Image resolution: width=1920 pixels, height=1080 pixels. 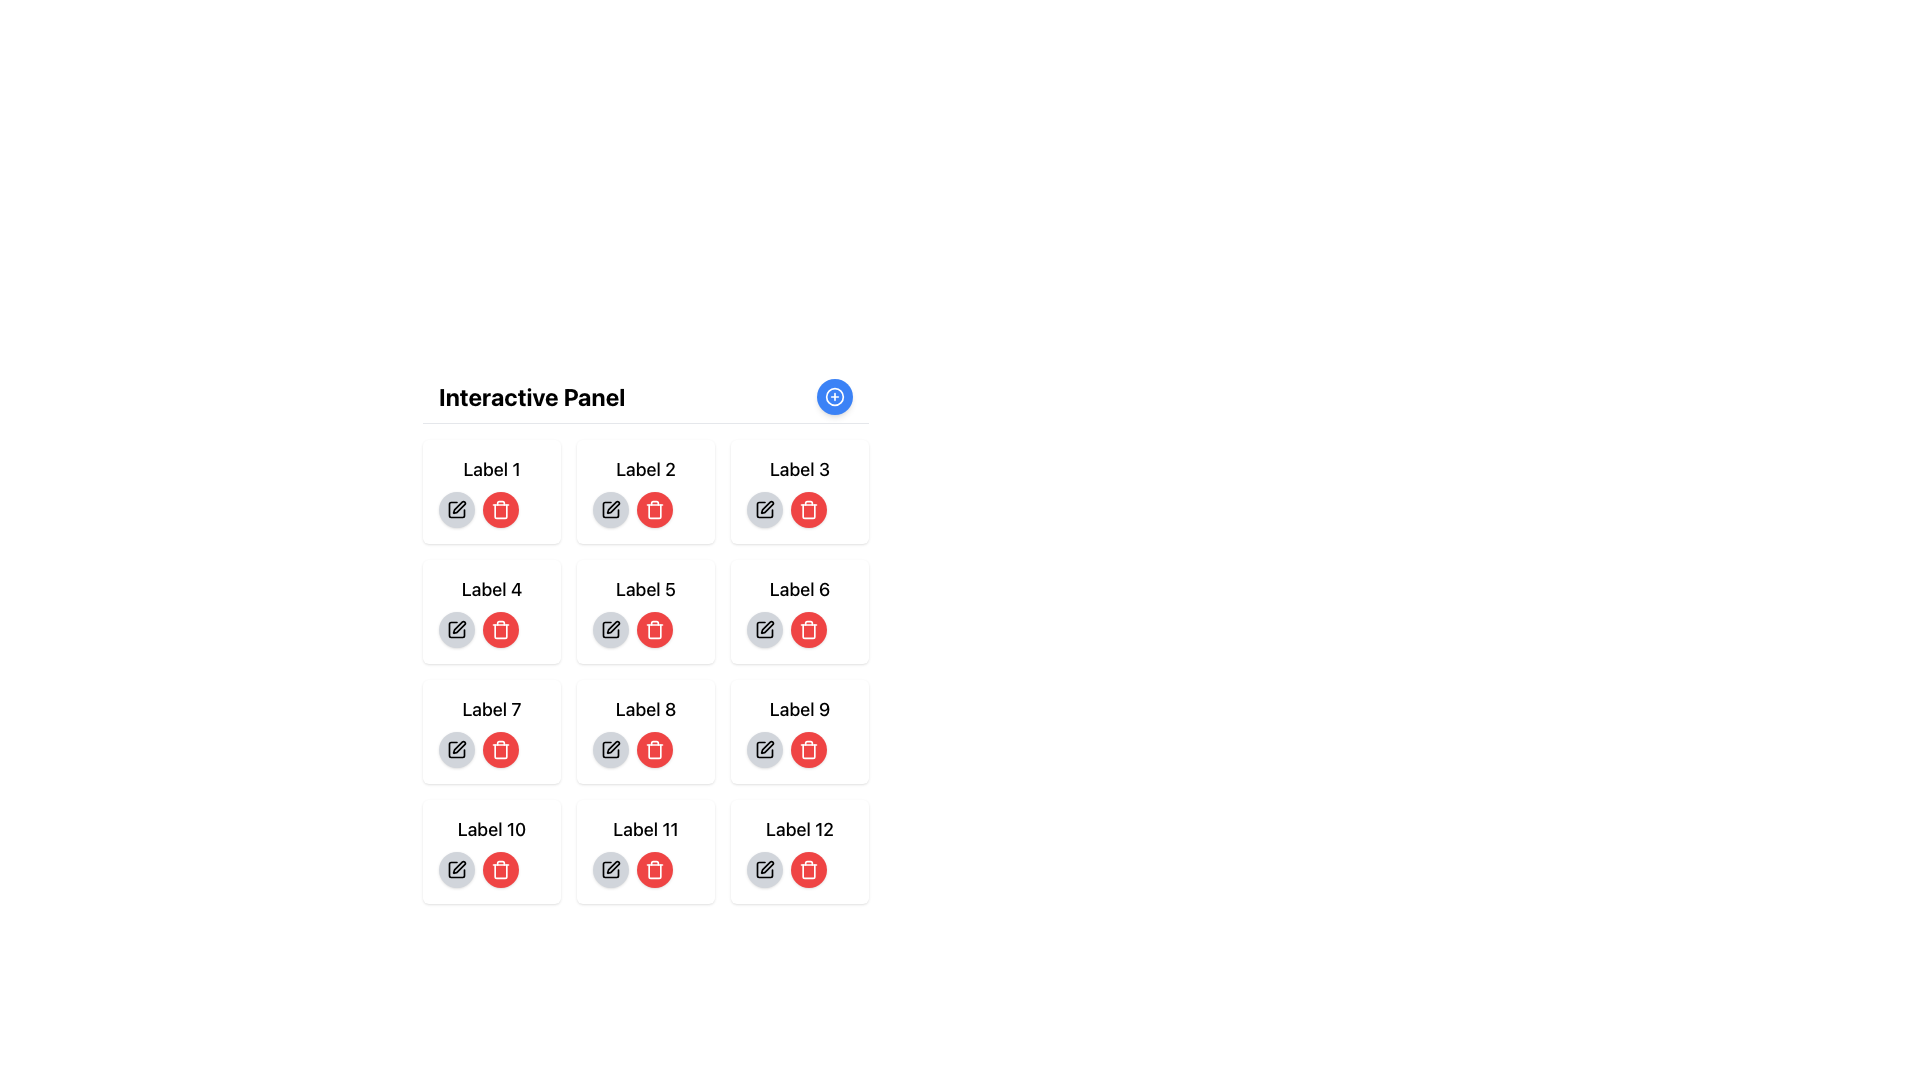 What do you see at coordinates (766, 866) in the screenshot?
I see `the graphical pen icon representing the editing tool located in the bottom right corner of the grid layout within the square box for 'Label 12'` at bounding box center [766, 866].